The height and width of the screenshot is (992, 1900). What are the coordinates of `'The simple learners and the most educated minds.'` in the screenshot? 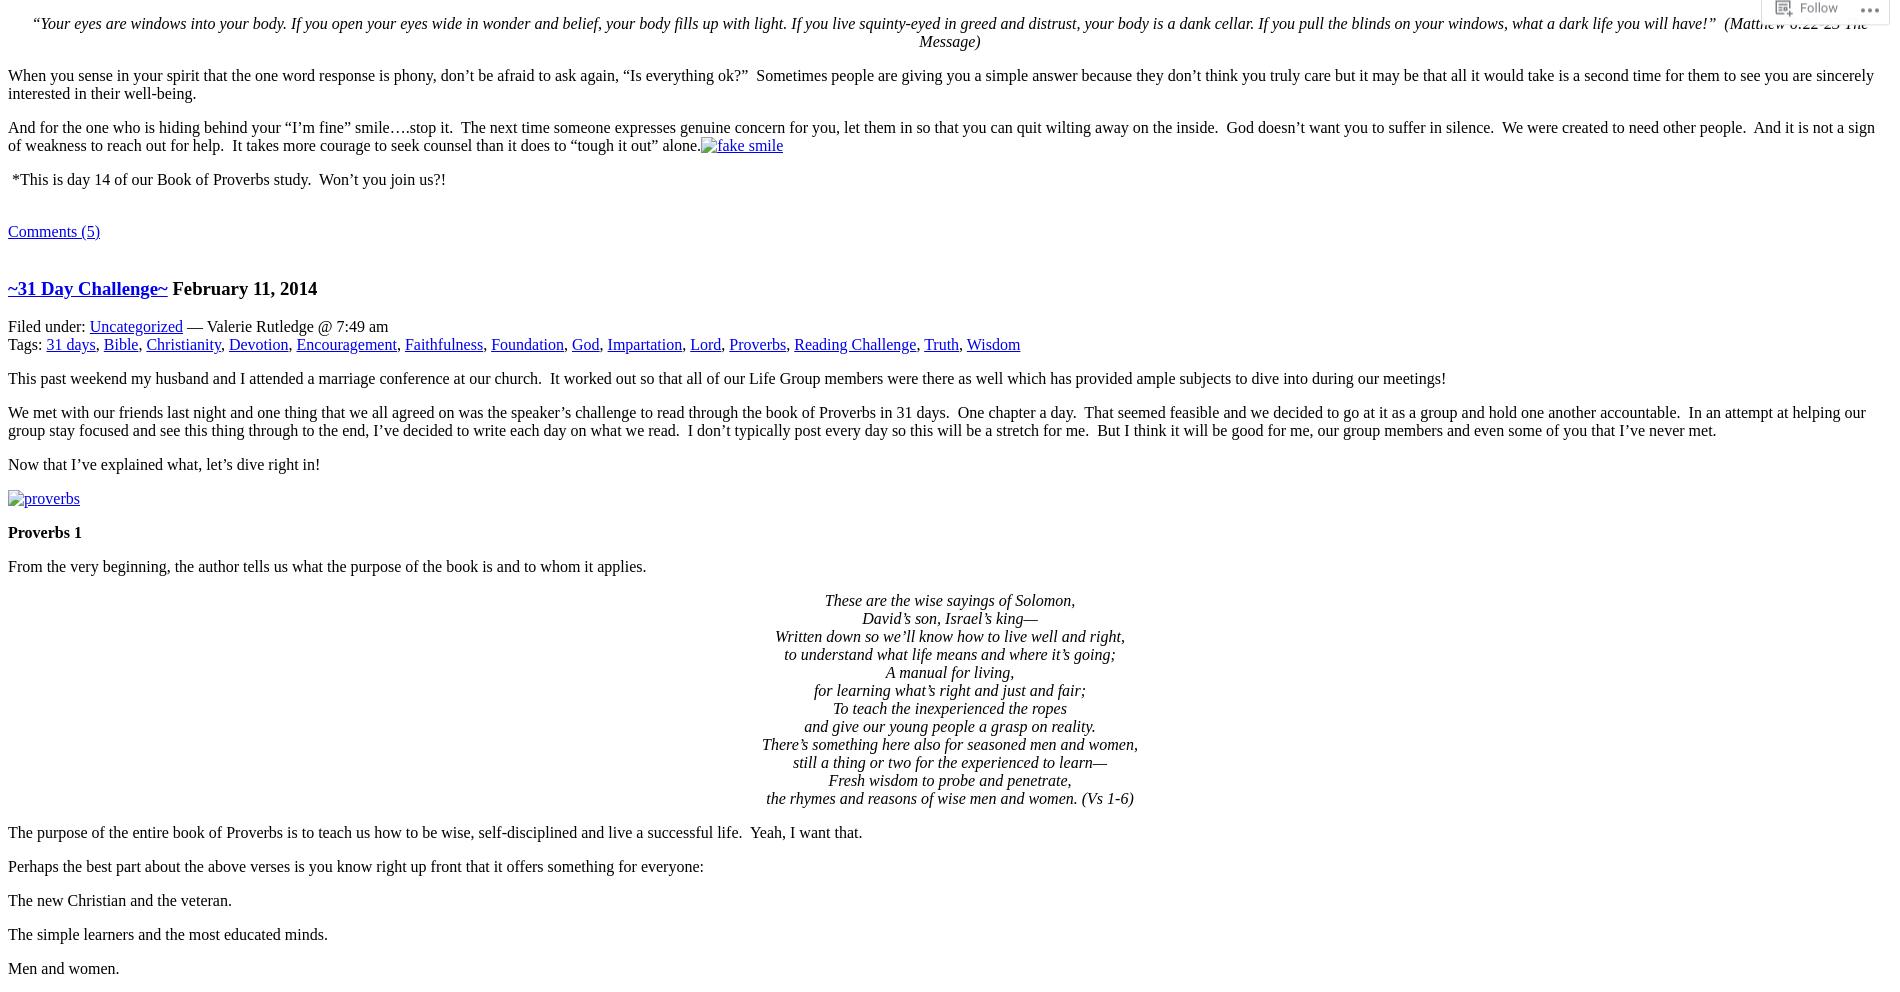 It's located at (167, 933).